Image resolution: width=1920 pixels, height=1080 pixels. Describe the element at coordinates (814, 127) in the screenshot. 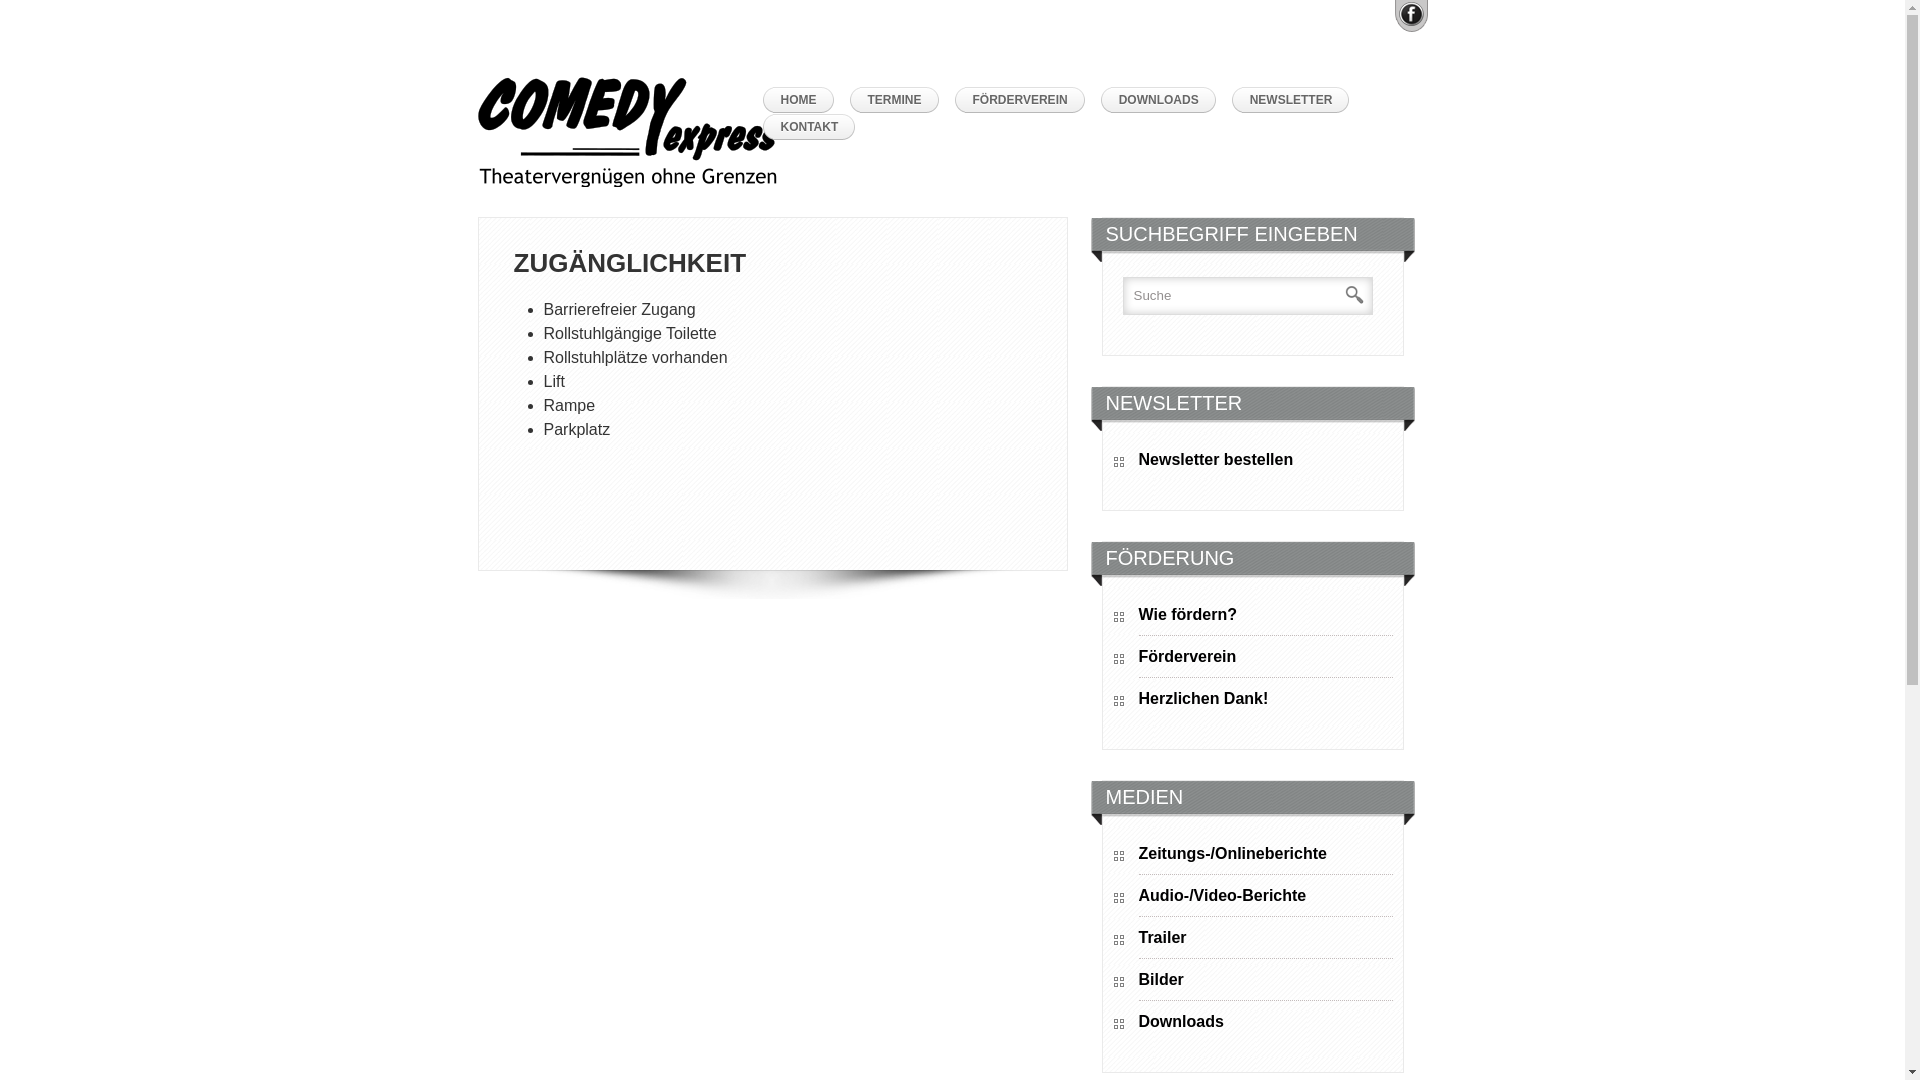

I see `'KONTAKT'` at that location.